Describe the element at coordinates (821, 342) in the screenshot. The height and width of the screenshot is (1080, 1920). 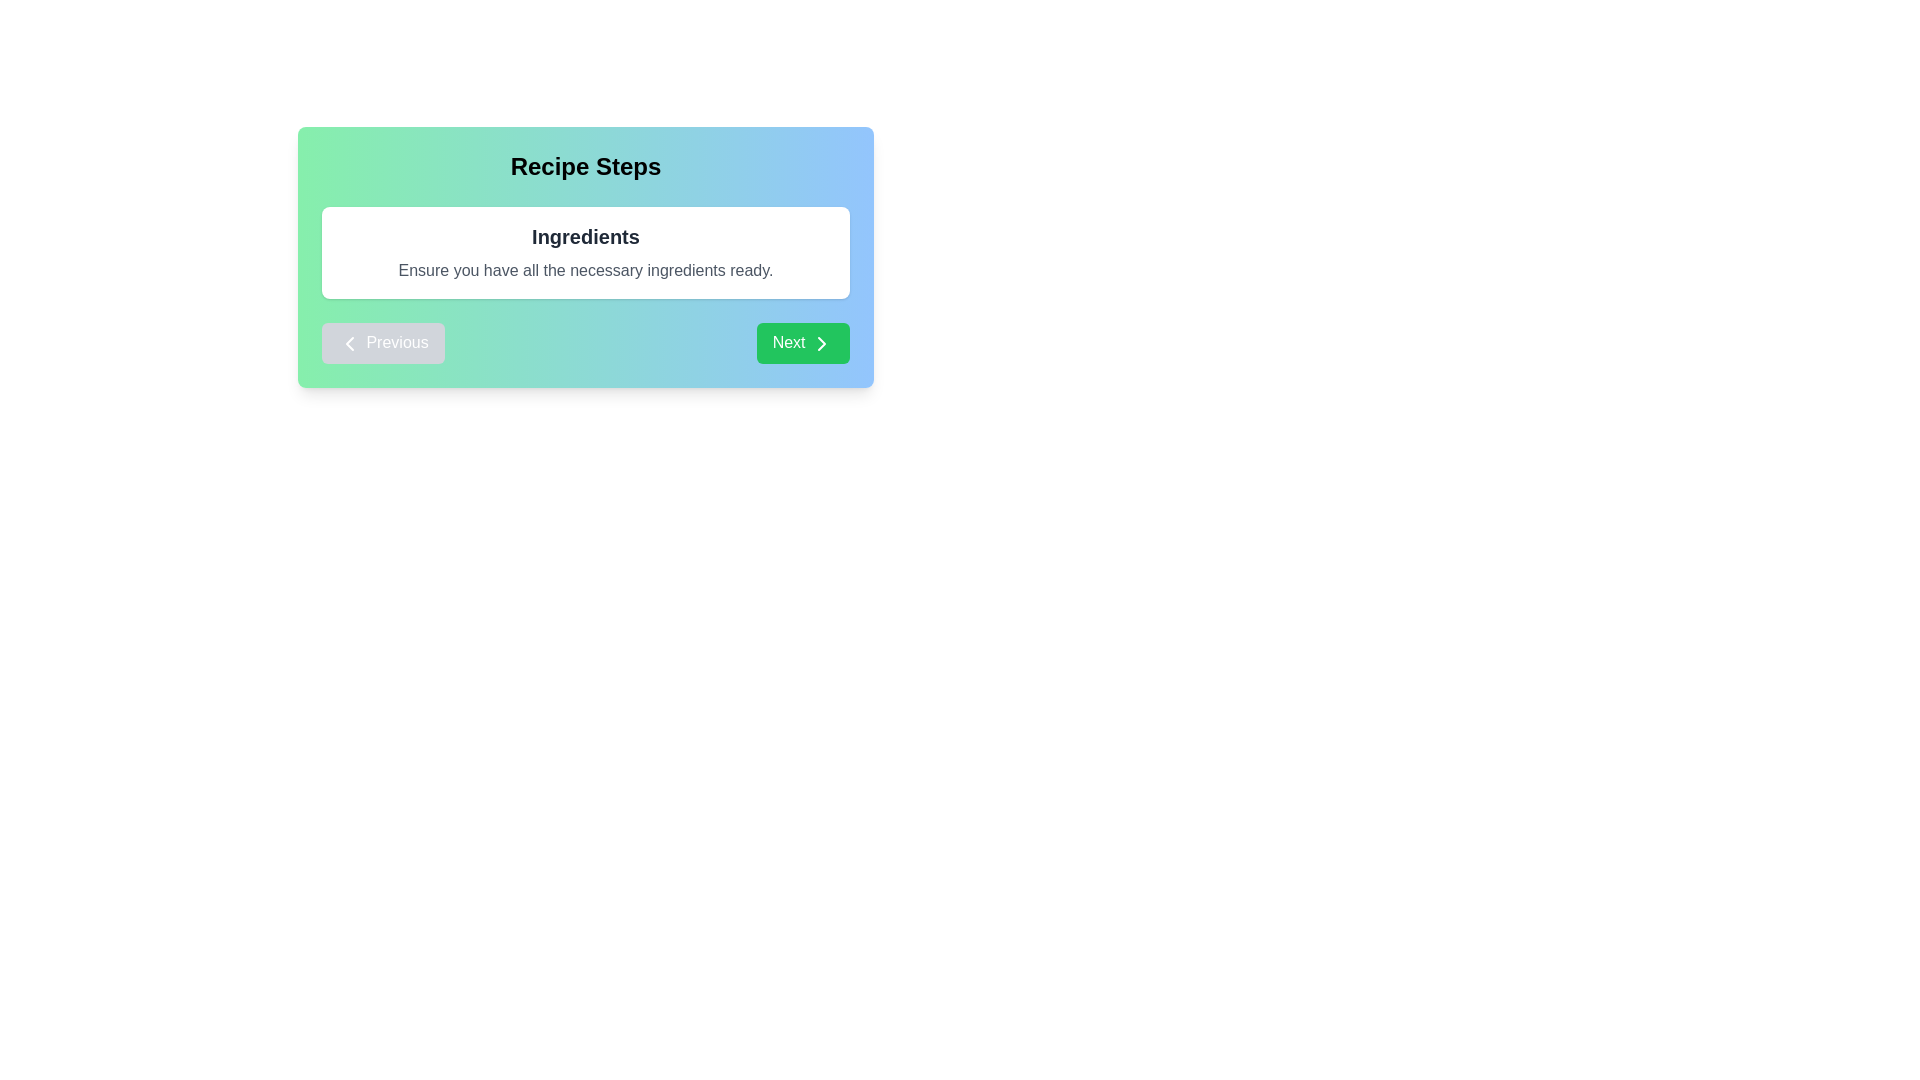
I see `the Chevron right SVG icon located within the 'Next' button, positioned towards the right side of the button's label text` at that location.